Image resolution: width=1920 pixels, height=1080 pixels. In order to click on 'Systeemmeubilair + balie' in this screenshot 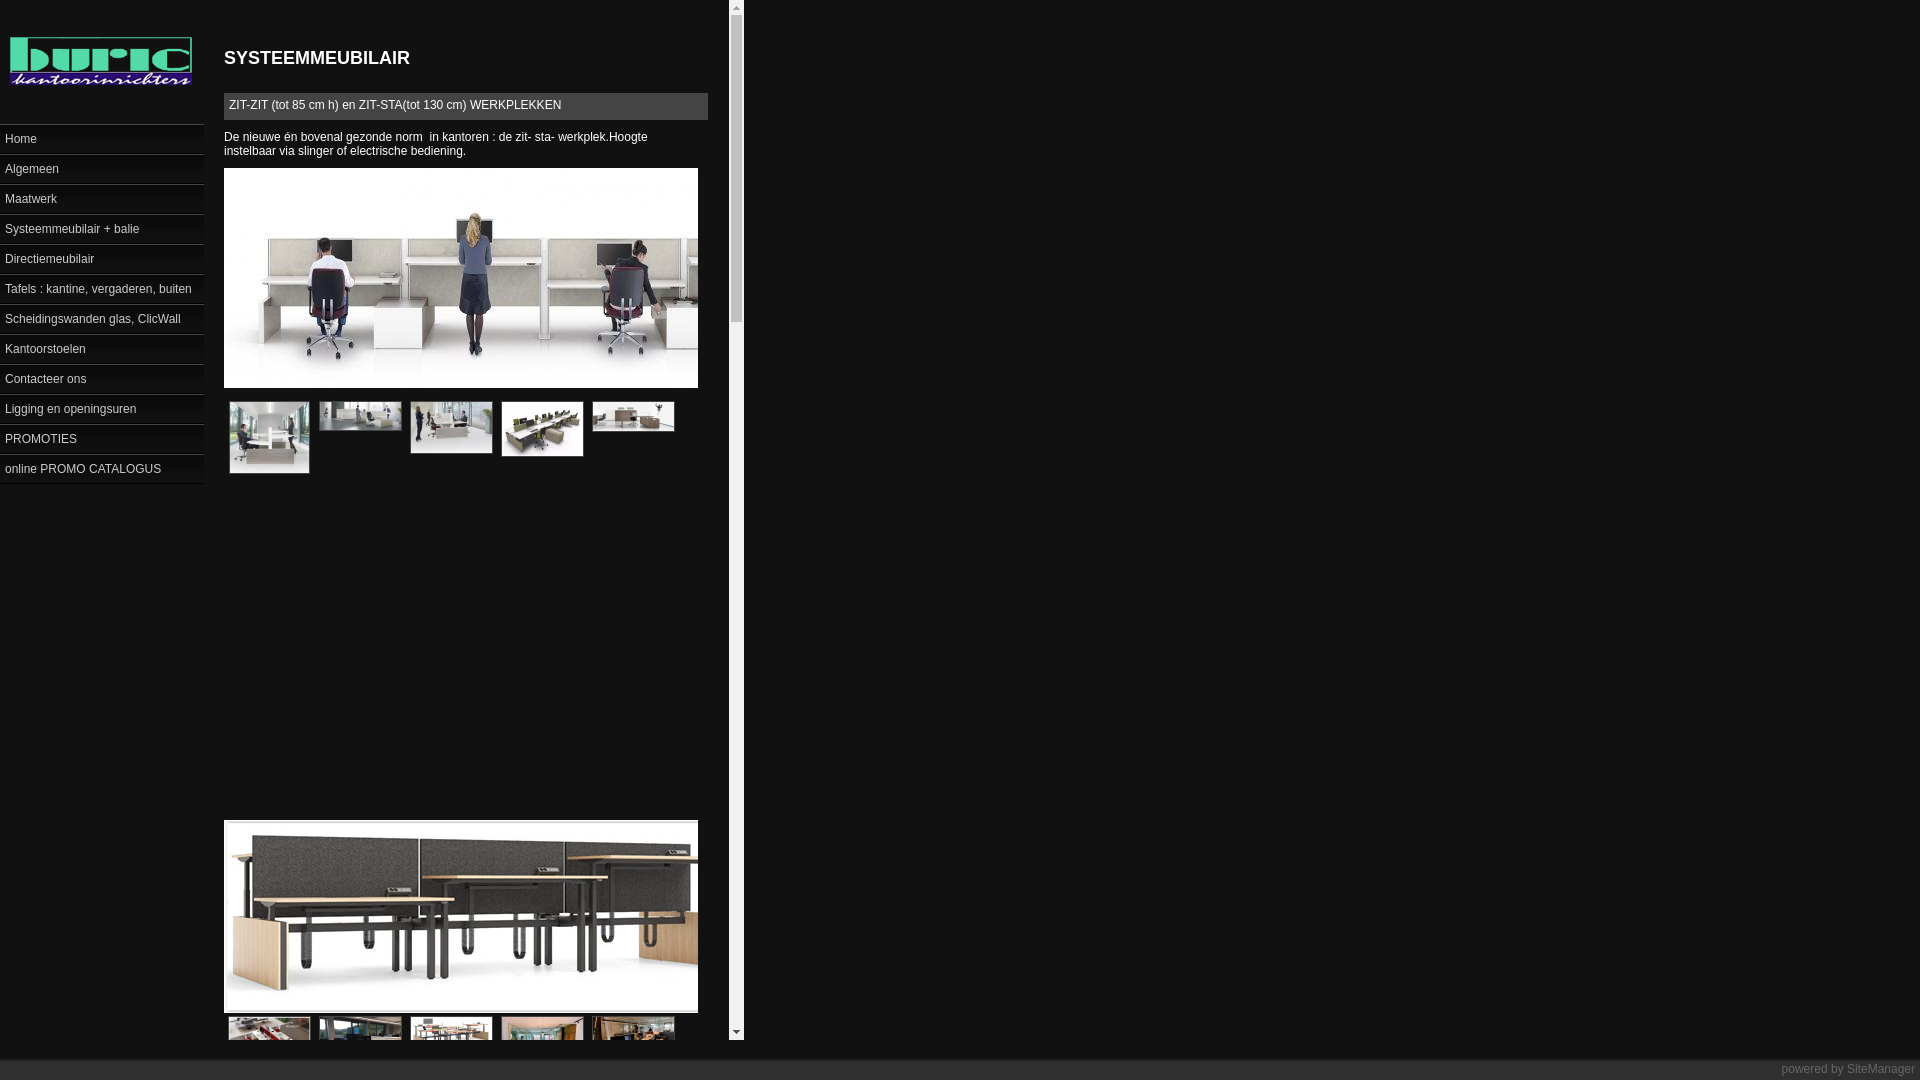, I will do `click(100, 226)`.